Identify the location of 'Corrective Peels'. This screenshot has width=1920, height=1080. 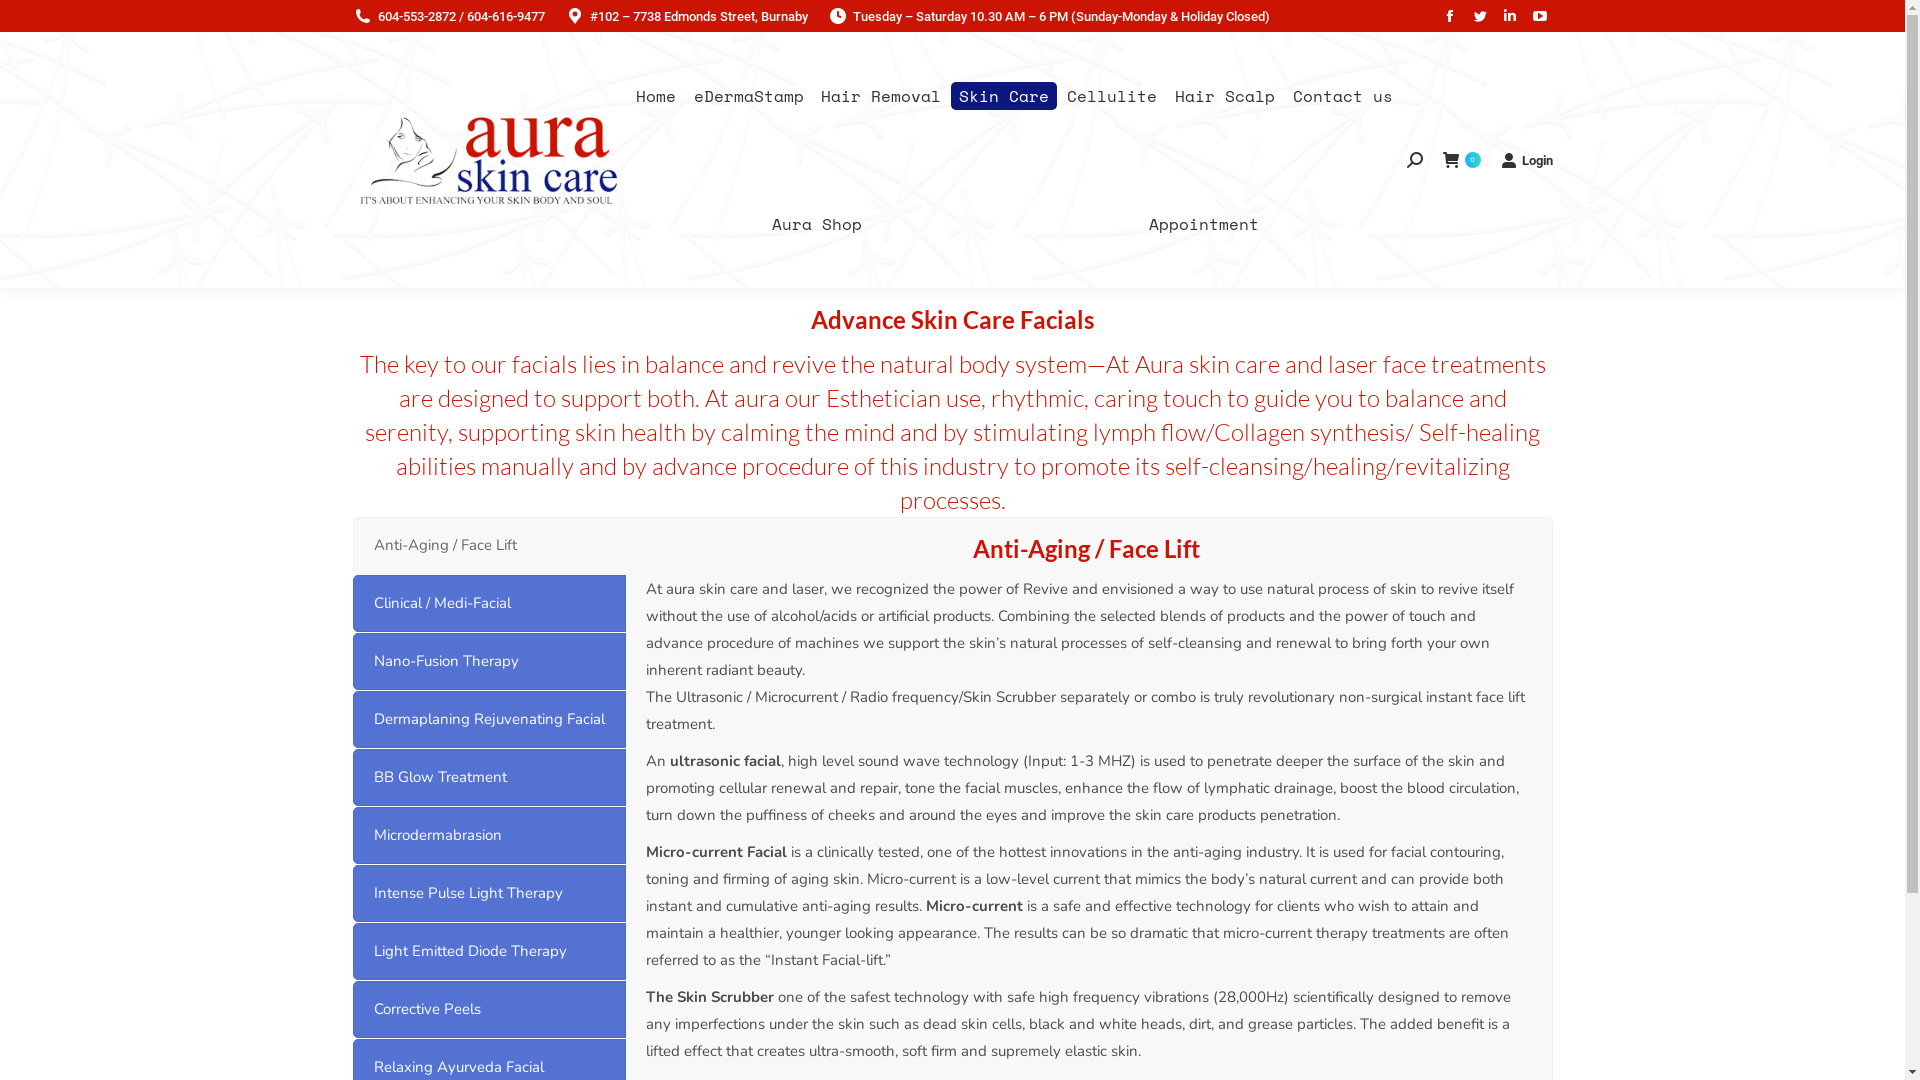
(488, 1009).